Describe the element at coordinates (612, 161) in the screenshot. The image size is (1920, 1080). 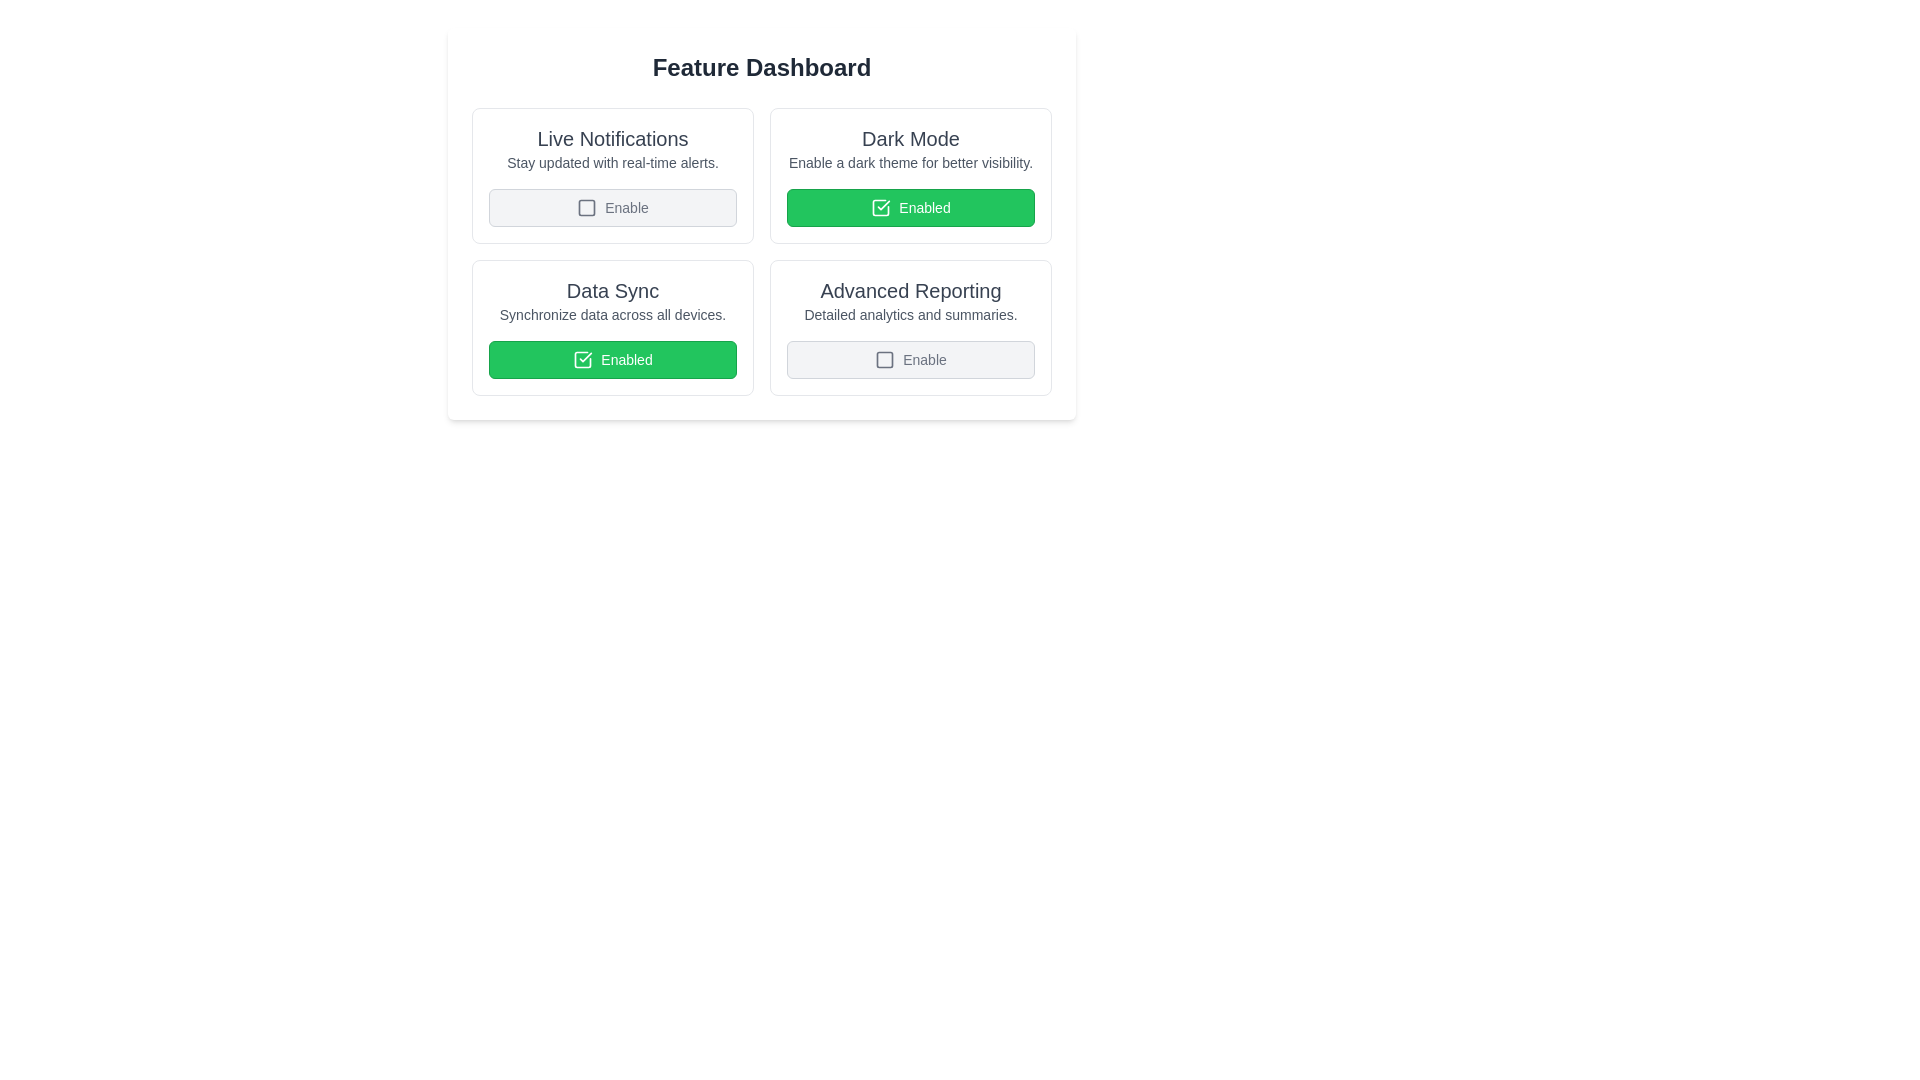
I see `the static text that reads 'Stay updated with real-time alerts.', which is positioned below the 'Live Notifications' heading in the dashboard` at that location.